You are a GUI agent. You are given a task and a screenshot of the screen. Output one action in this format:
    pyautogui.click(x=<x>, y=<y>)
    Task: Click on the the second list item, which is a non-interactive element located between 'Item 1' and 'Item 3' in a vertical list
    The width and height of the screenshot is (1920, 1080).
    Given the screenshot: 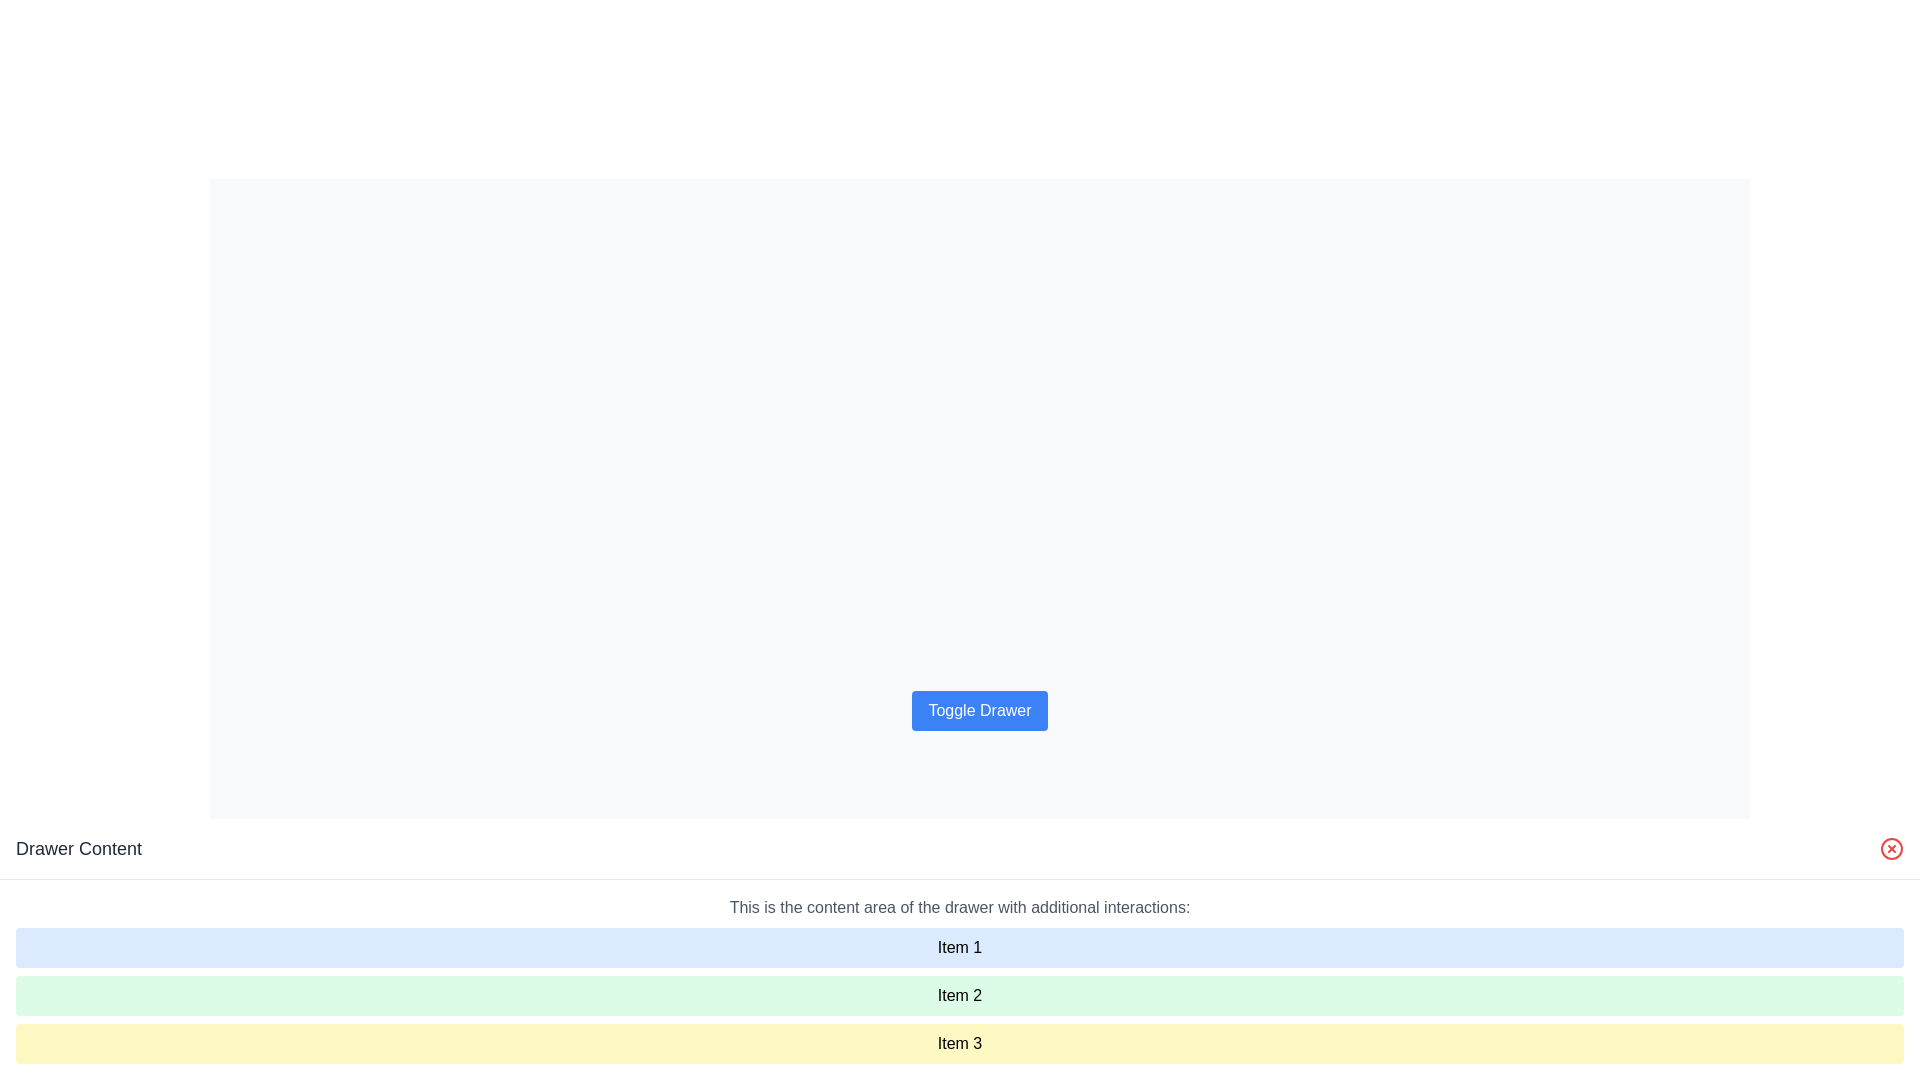 What is the action you would take?
    pyautogui.click(x=960, y=995)
    